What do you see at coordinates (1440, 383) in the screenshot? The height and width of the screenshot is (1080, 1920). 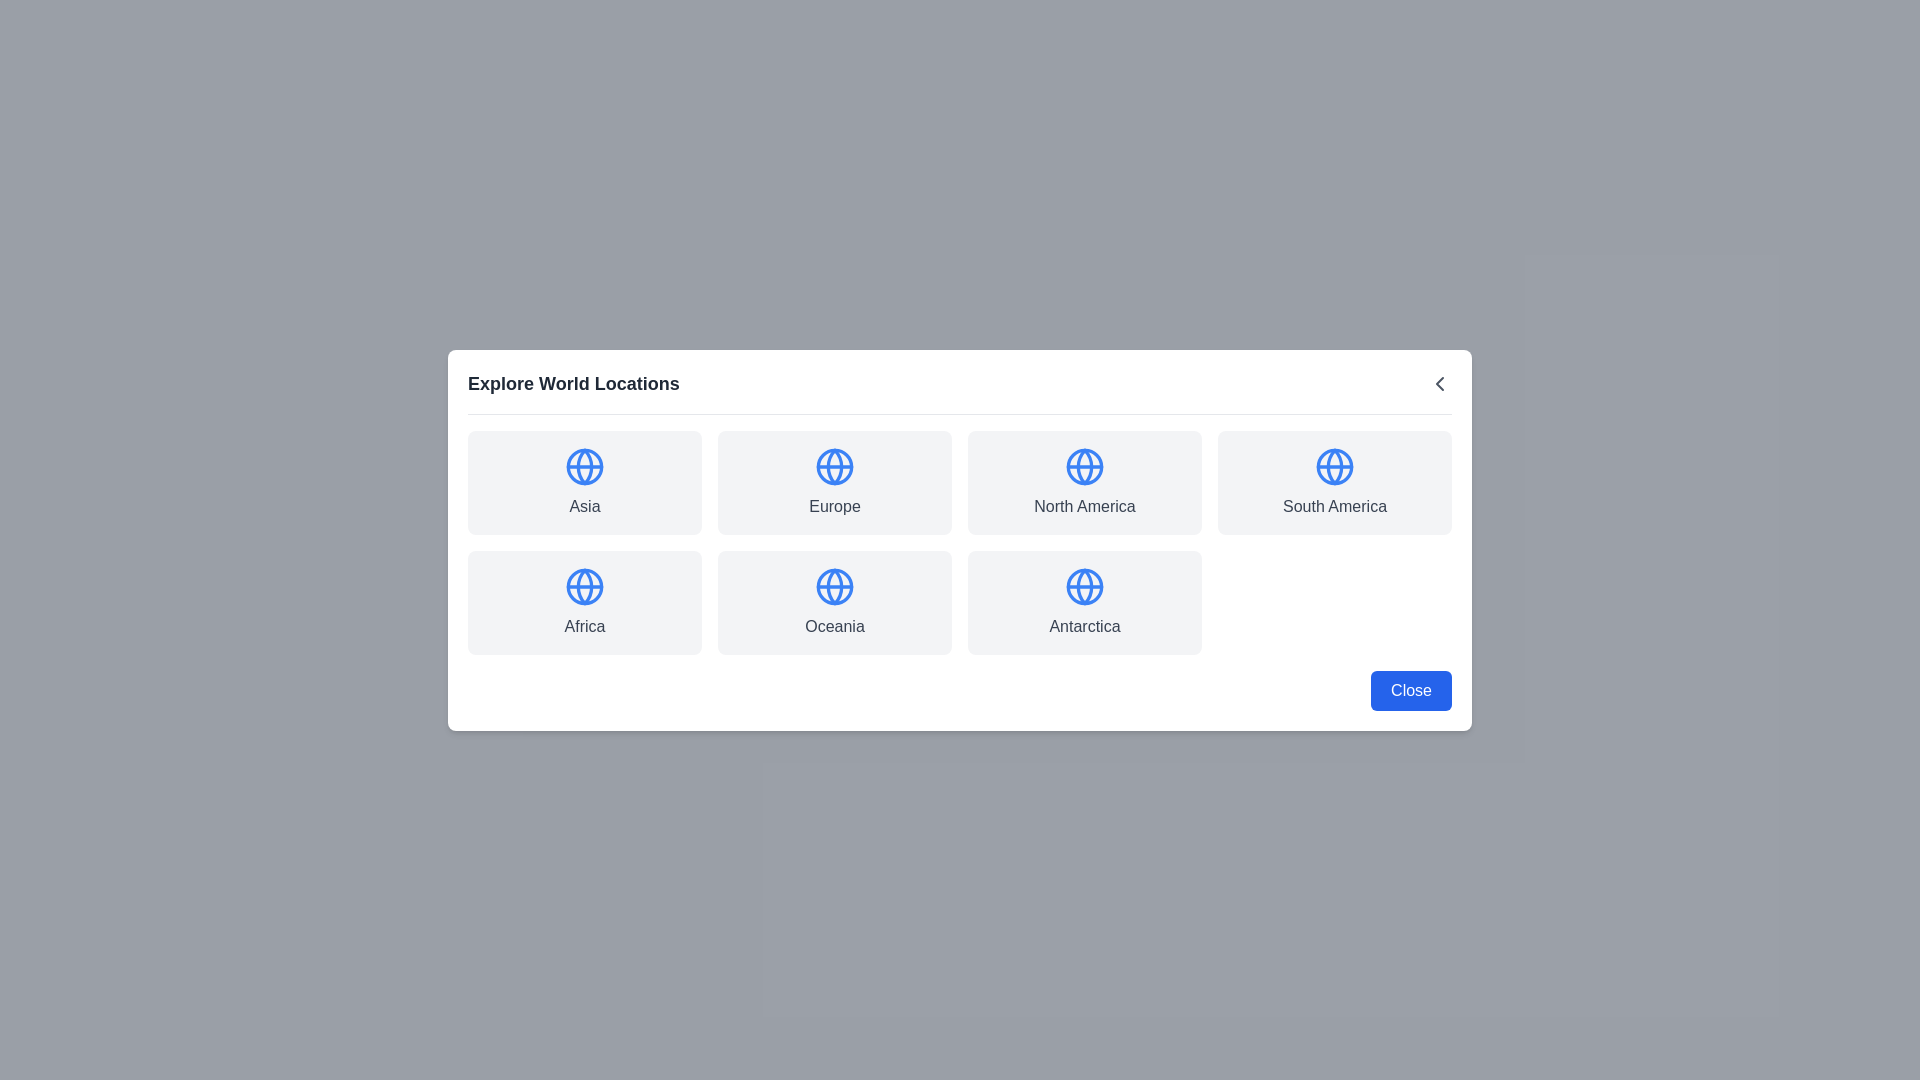 I see `close button in the header to close the dialog` at bounding box center [1440, 383].